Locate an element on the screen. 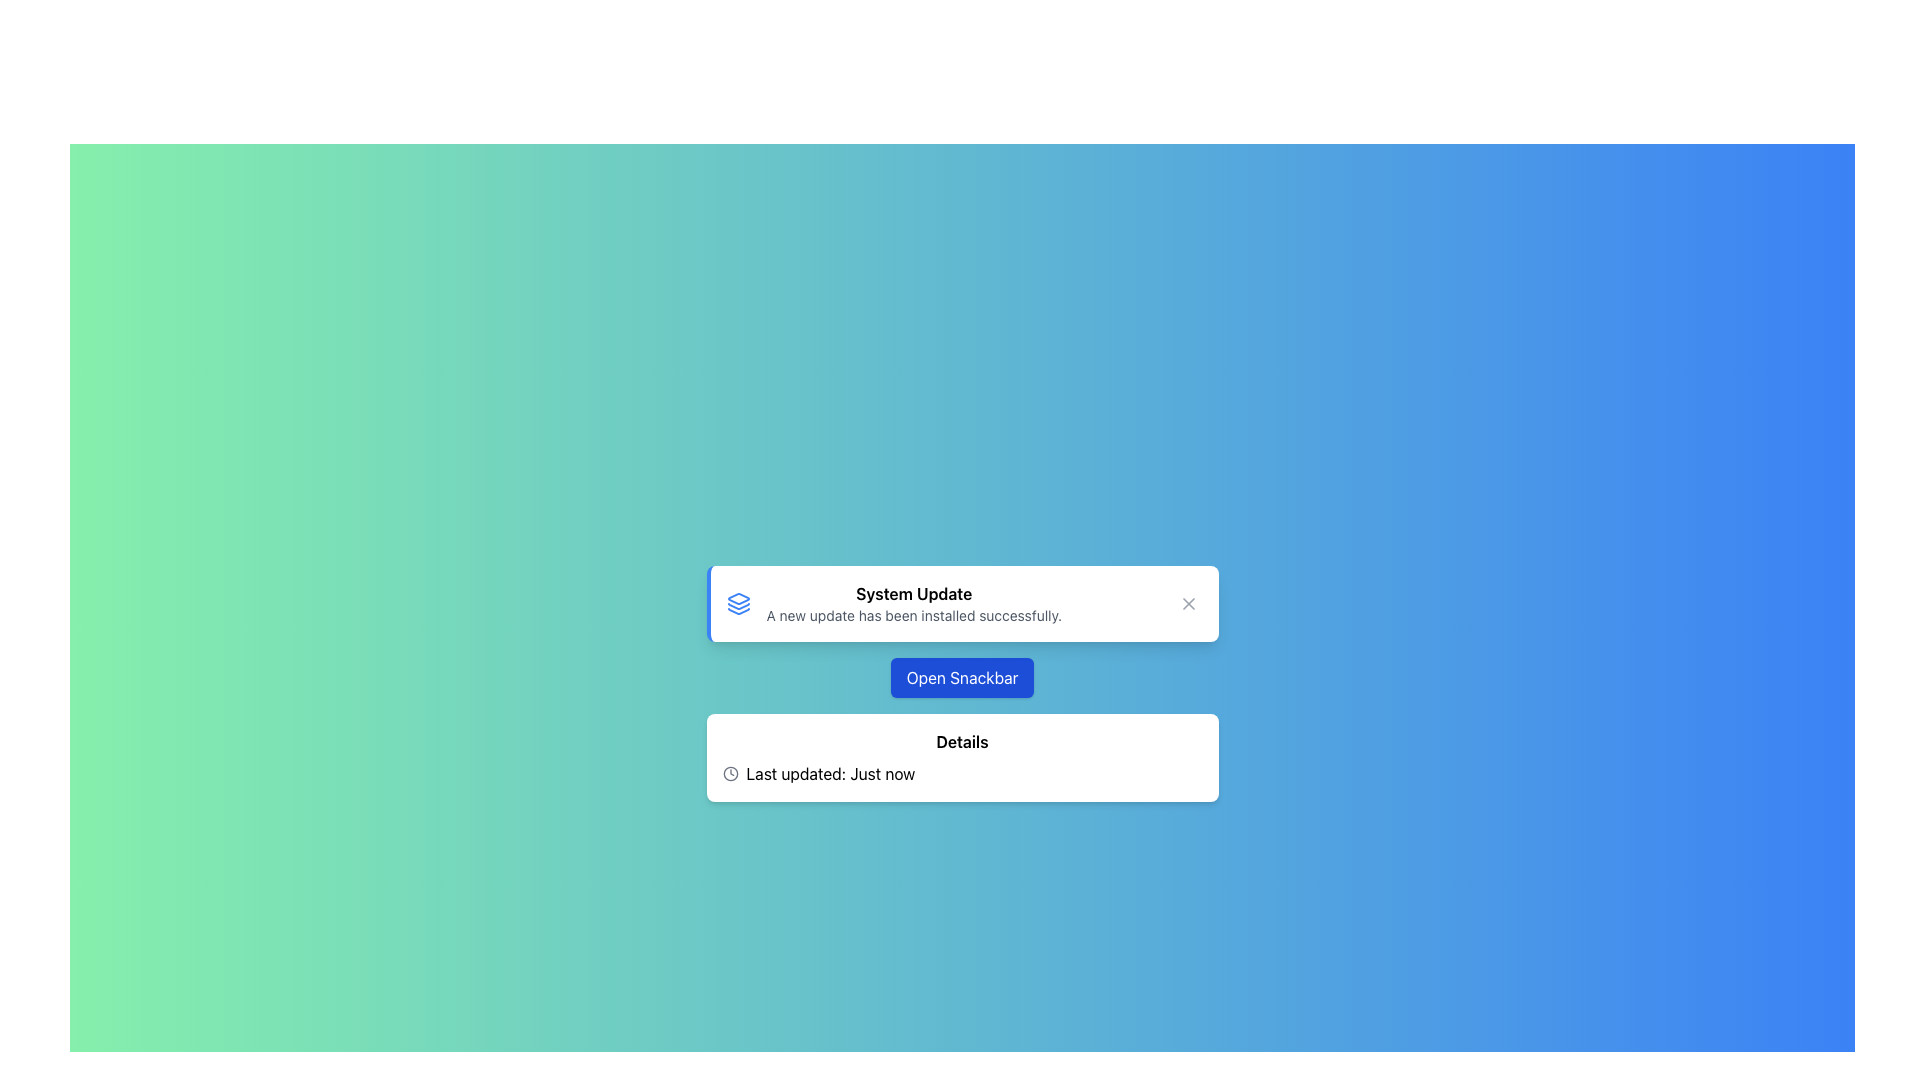  the small 'X' icon in the top-right corner of the 'System Update' notification card is located at coordinates (1188, 603).